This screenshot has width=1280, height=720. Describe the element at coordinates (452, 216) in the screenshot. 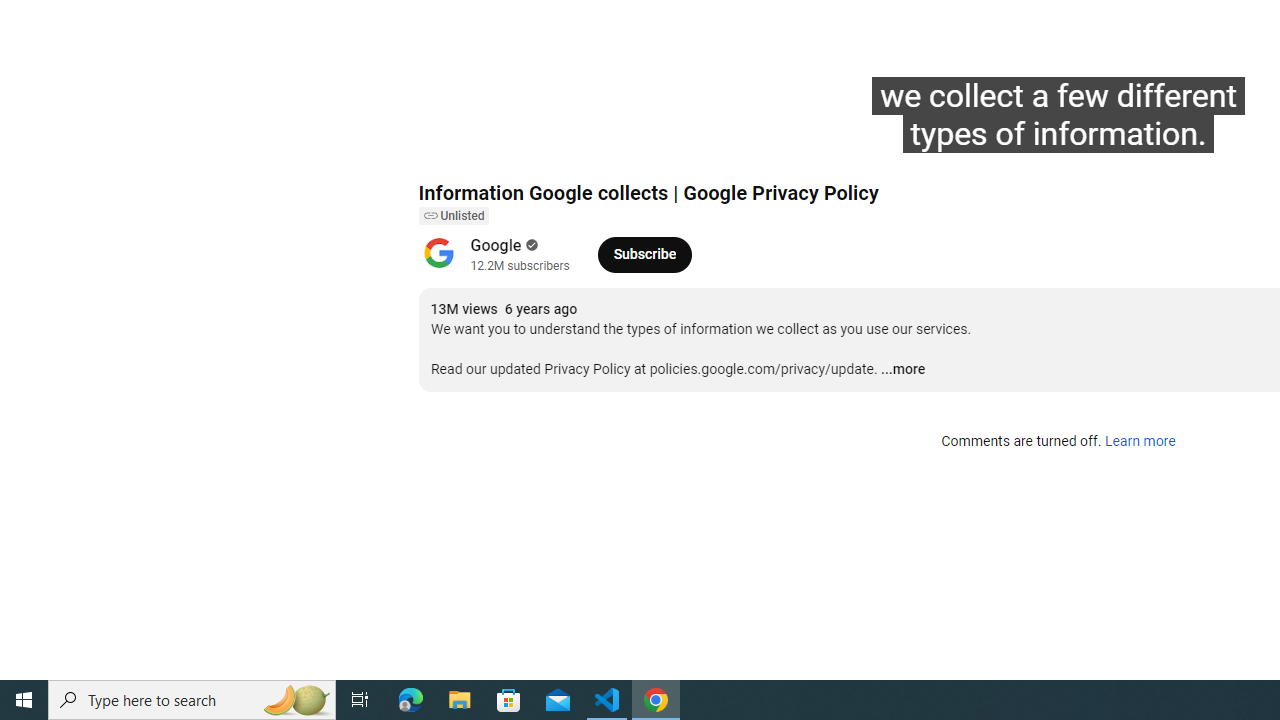

I see `'Unlisted'` at that location.